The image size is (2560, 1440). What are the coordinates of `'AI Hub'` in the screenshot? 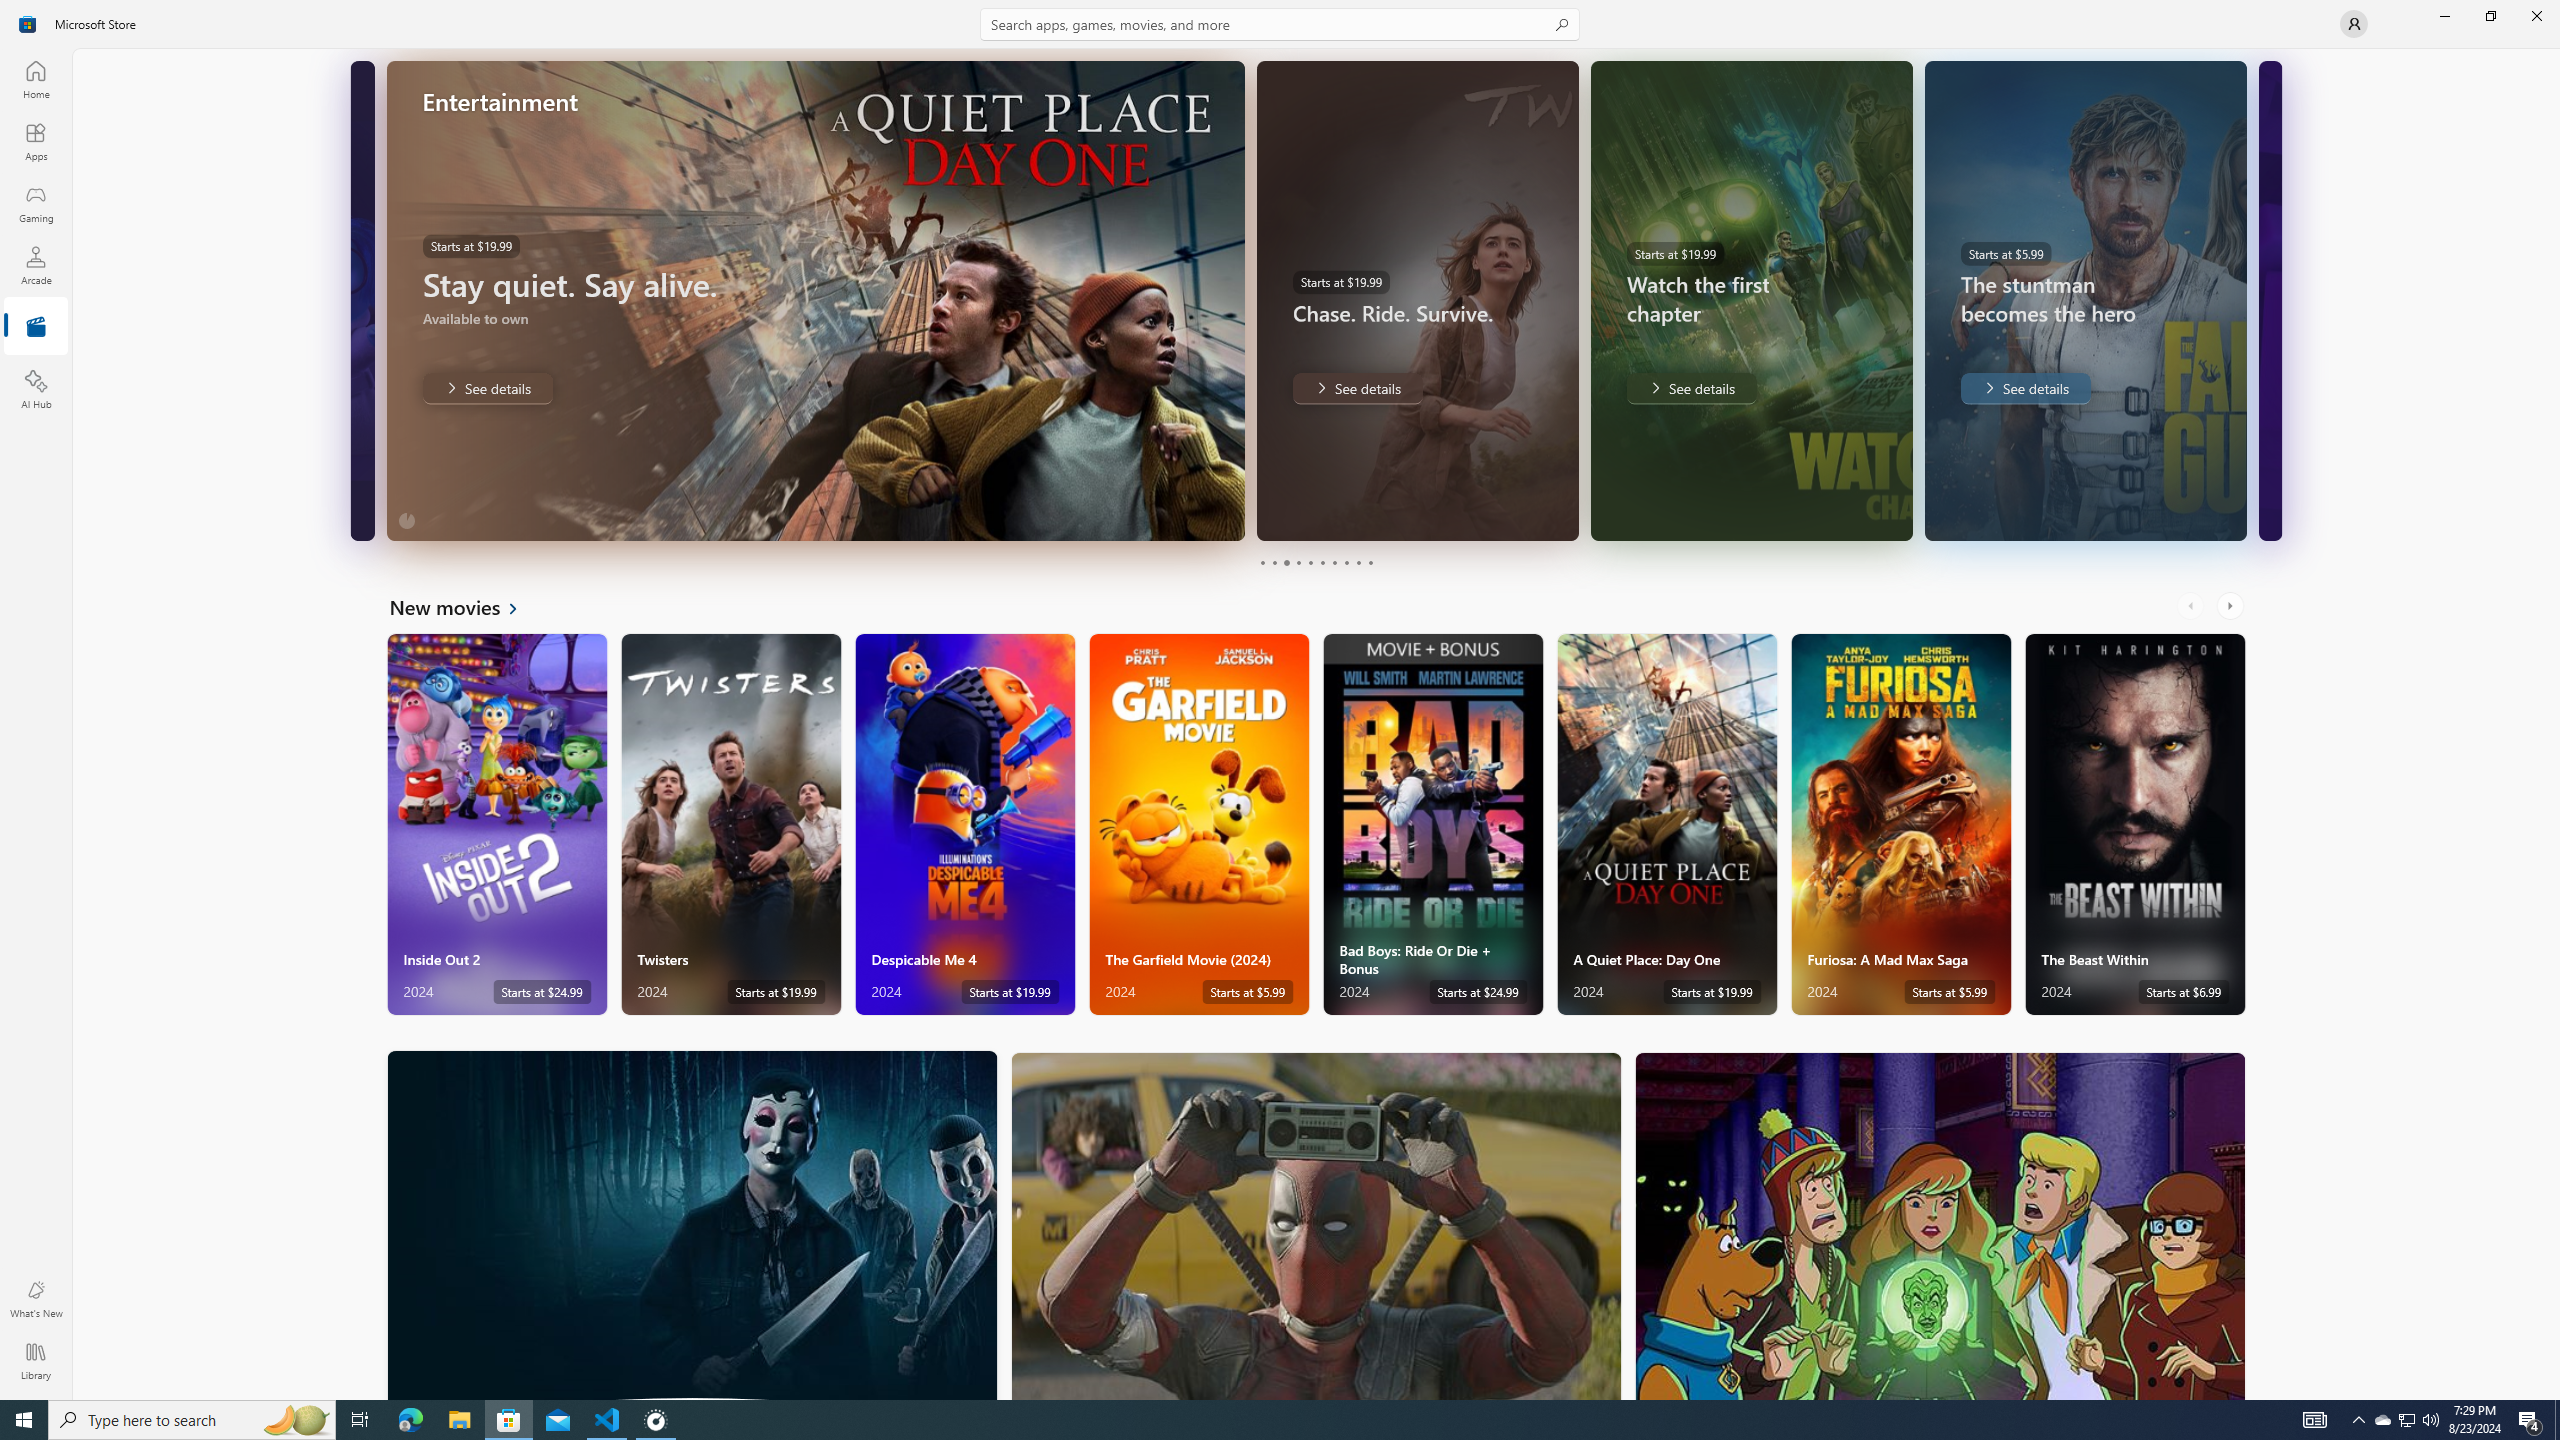 It's located at (34, 388).